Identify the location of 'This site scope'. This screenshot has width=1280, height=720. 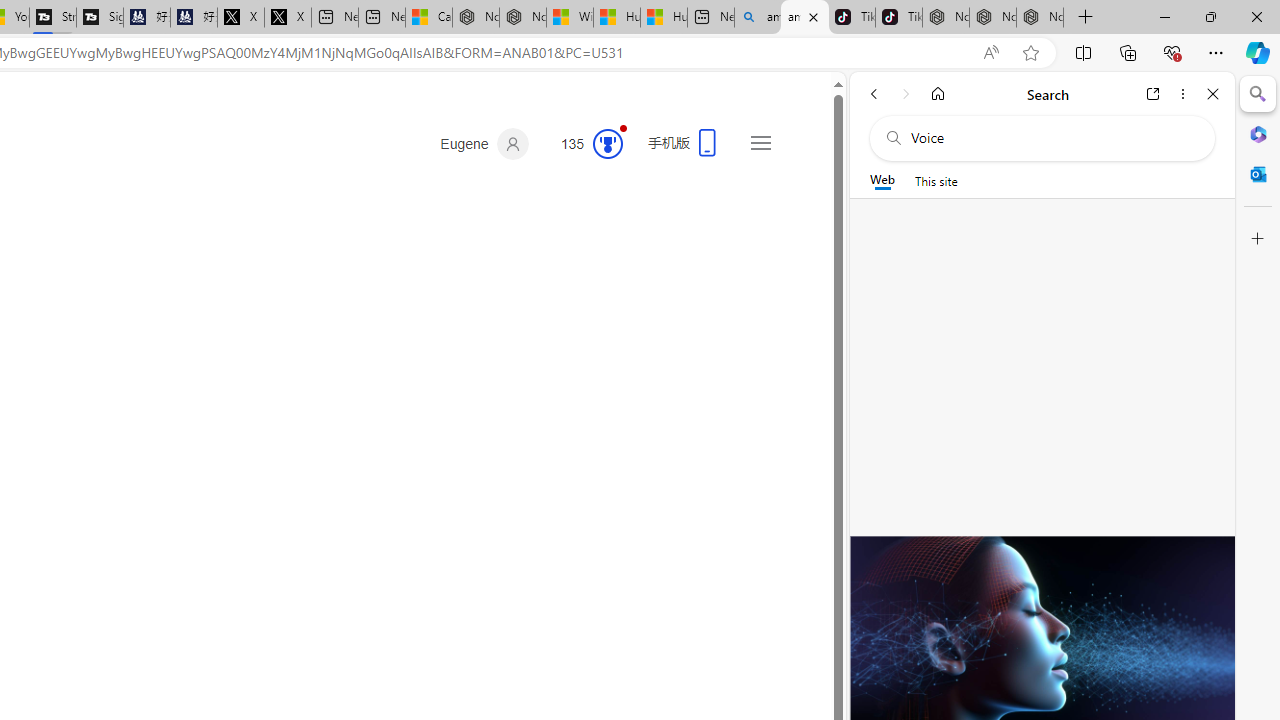
(935, 180).